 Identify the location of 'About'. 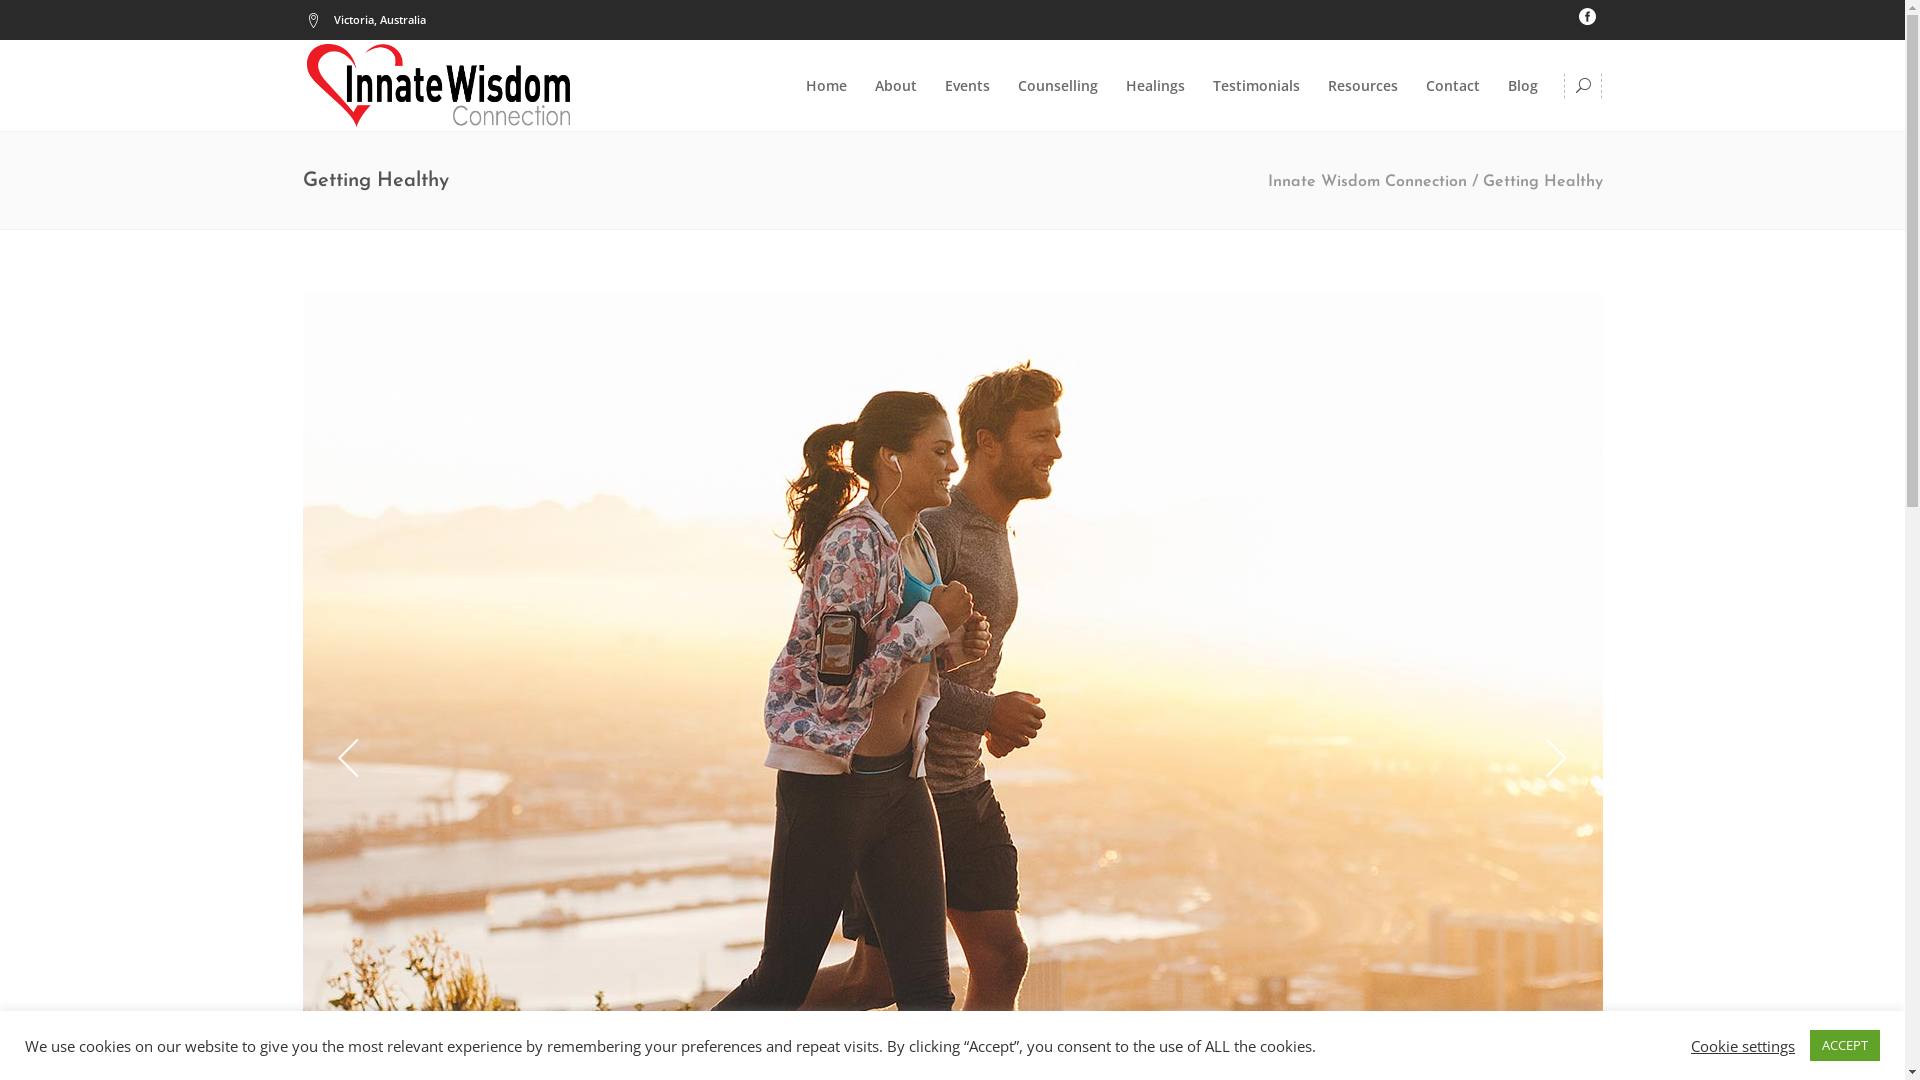
(893, 84).